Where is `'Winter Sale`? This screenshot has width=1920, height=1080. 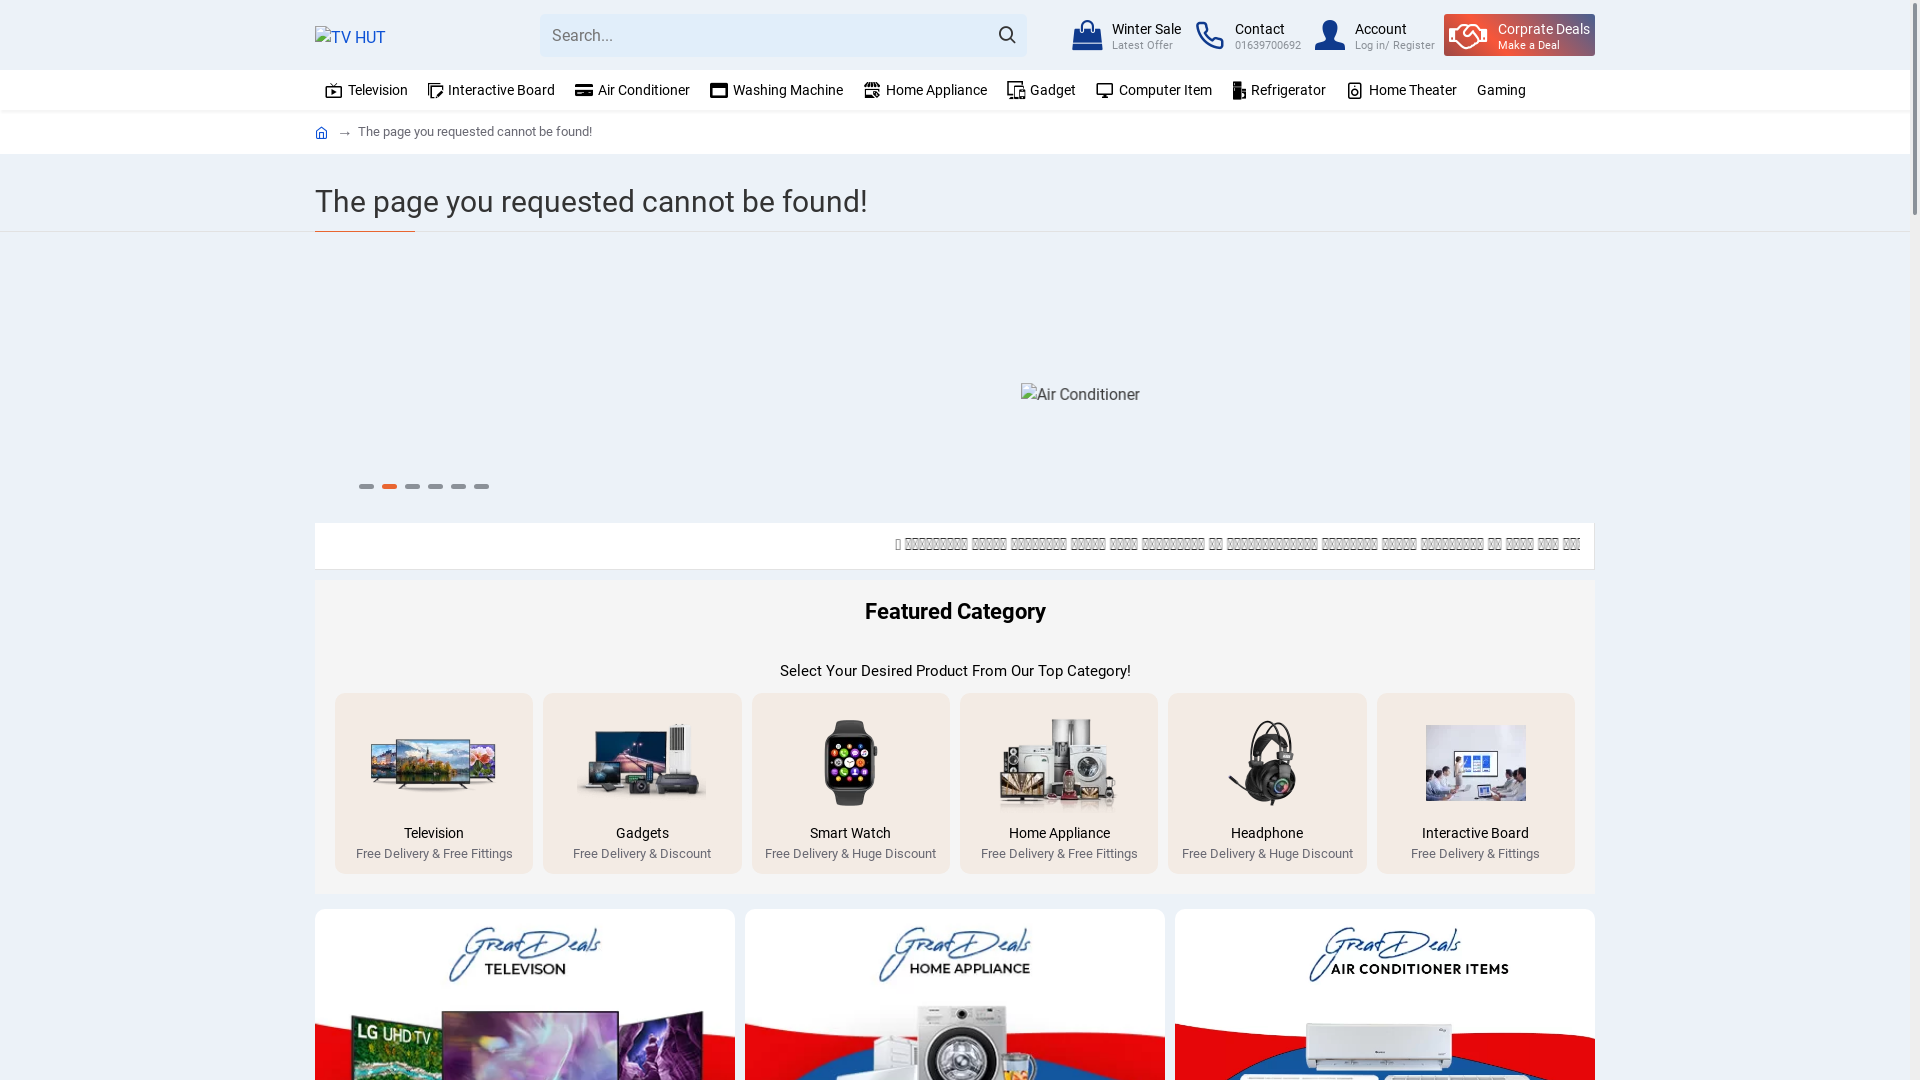 'Winter Sale is located at coordinates (1126, 34).